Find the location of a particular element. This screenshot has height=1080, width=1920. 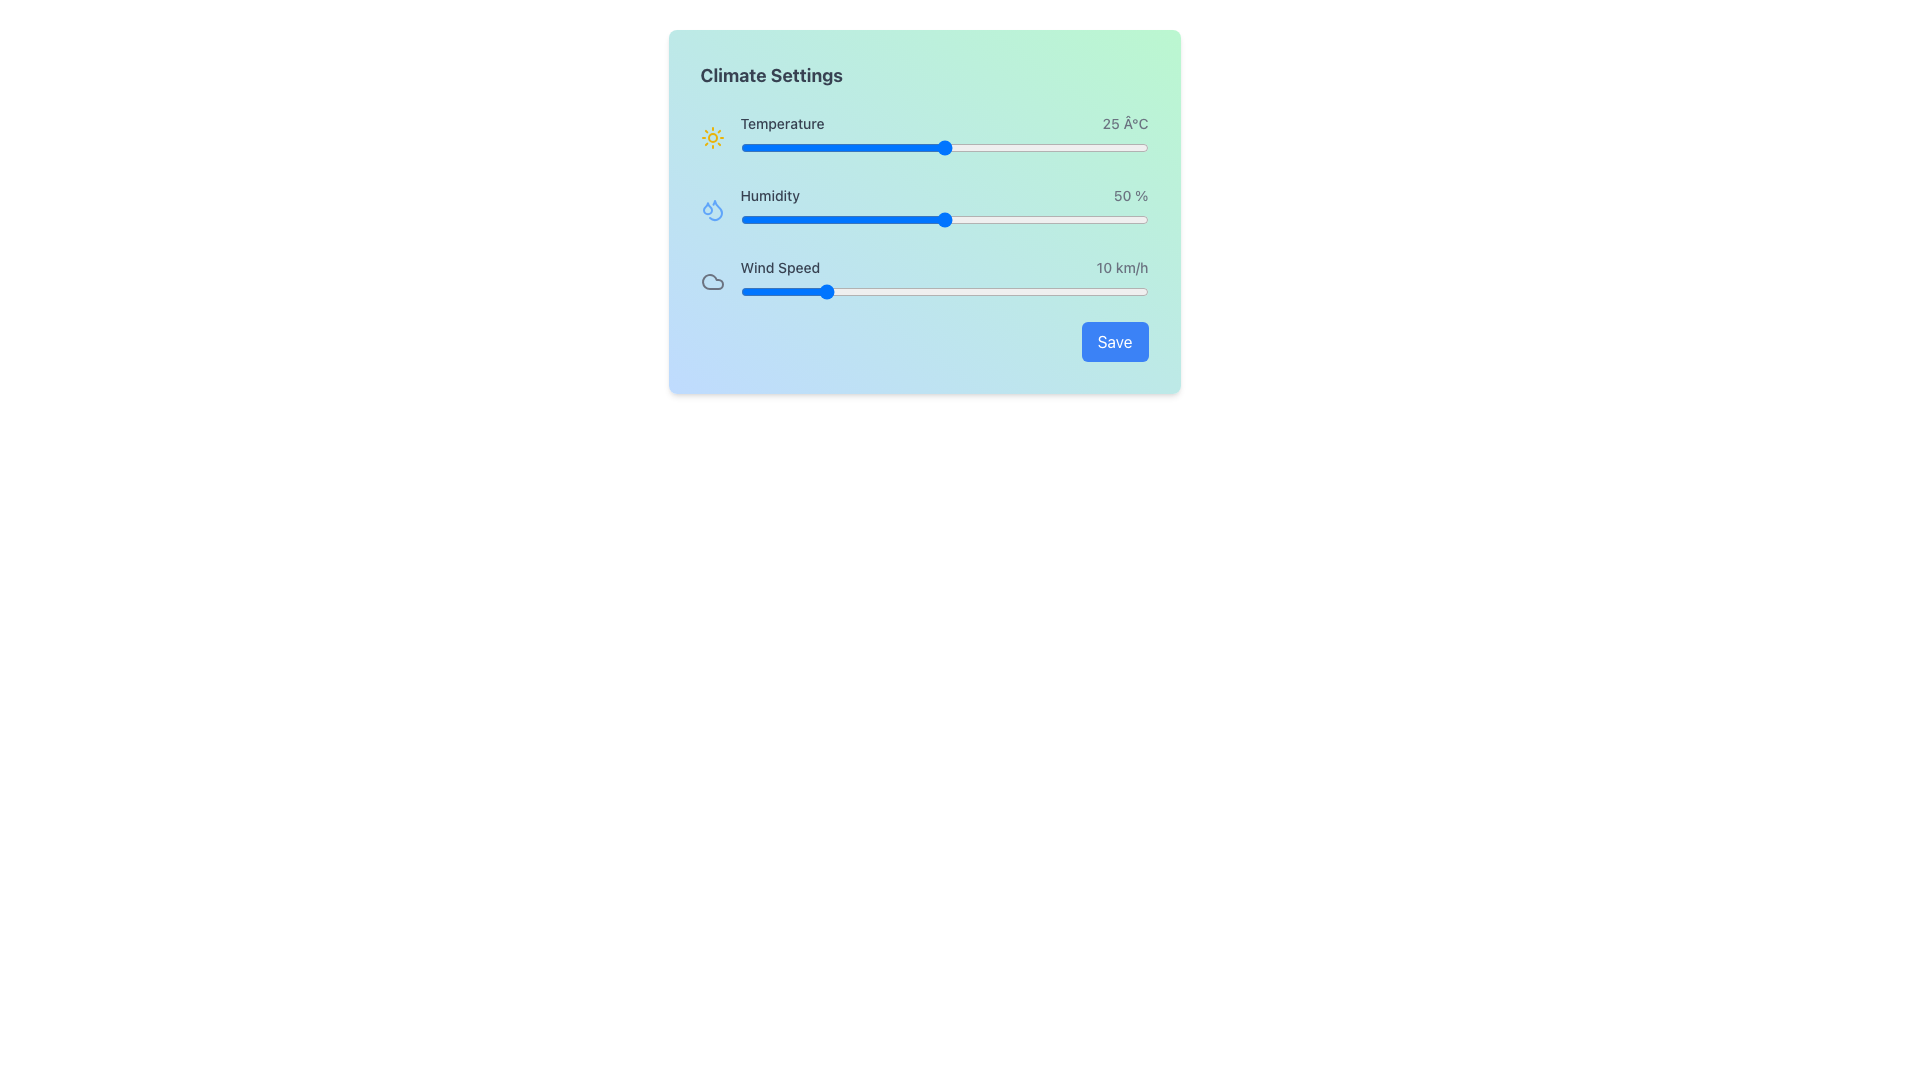

the temperature slider is located at coordinates (919, 146).